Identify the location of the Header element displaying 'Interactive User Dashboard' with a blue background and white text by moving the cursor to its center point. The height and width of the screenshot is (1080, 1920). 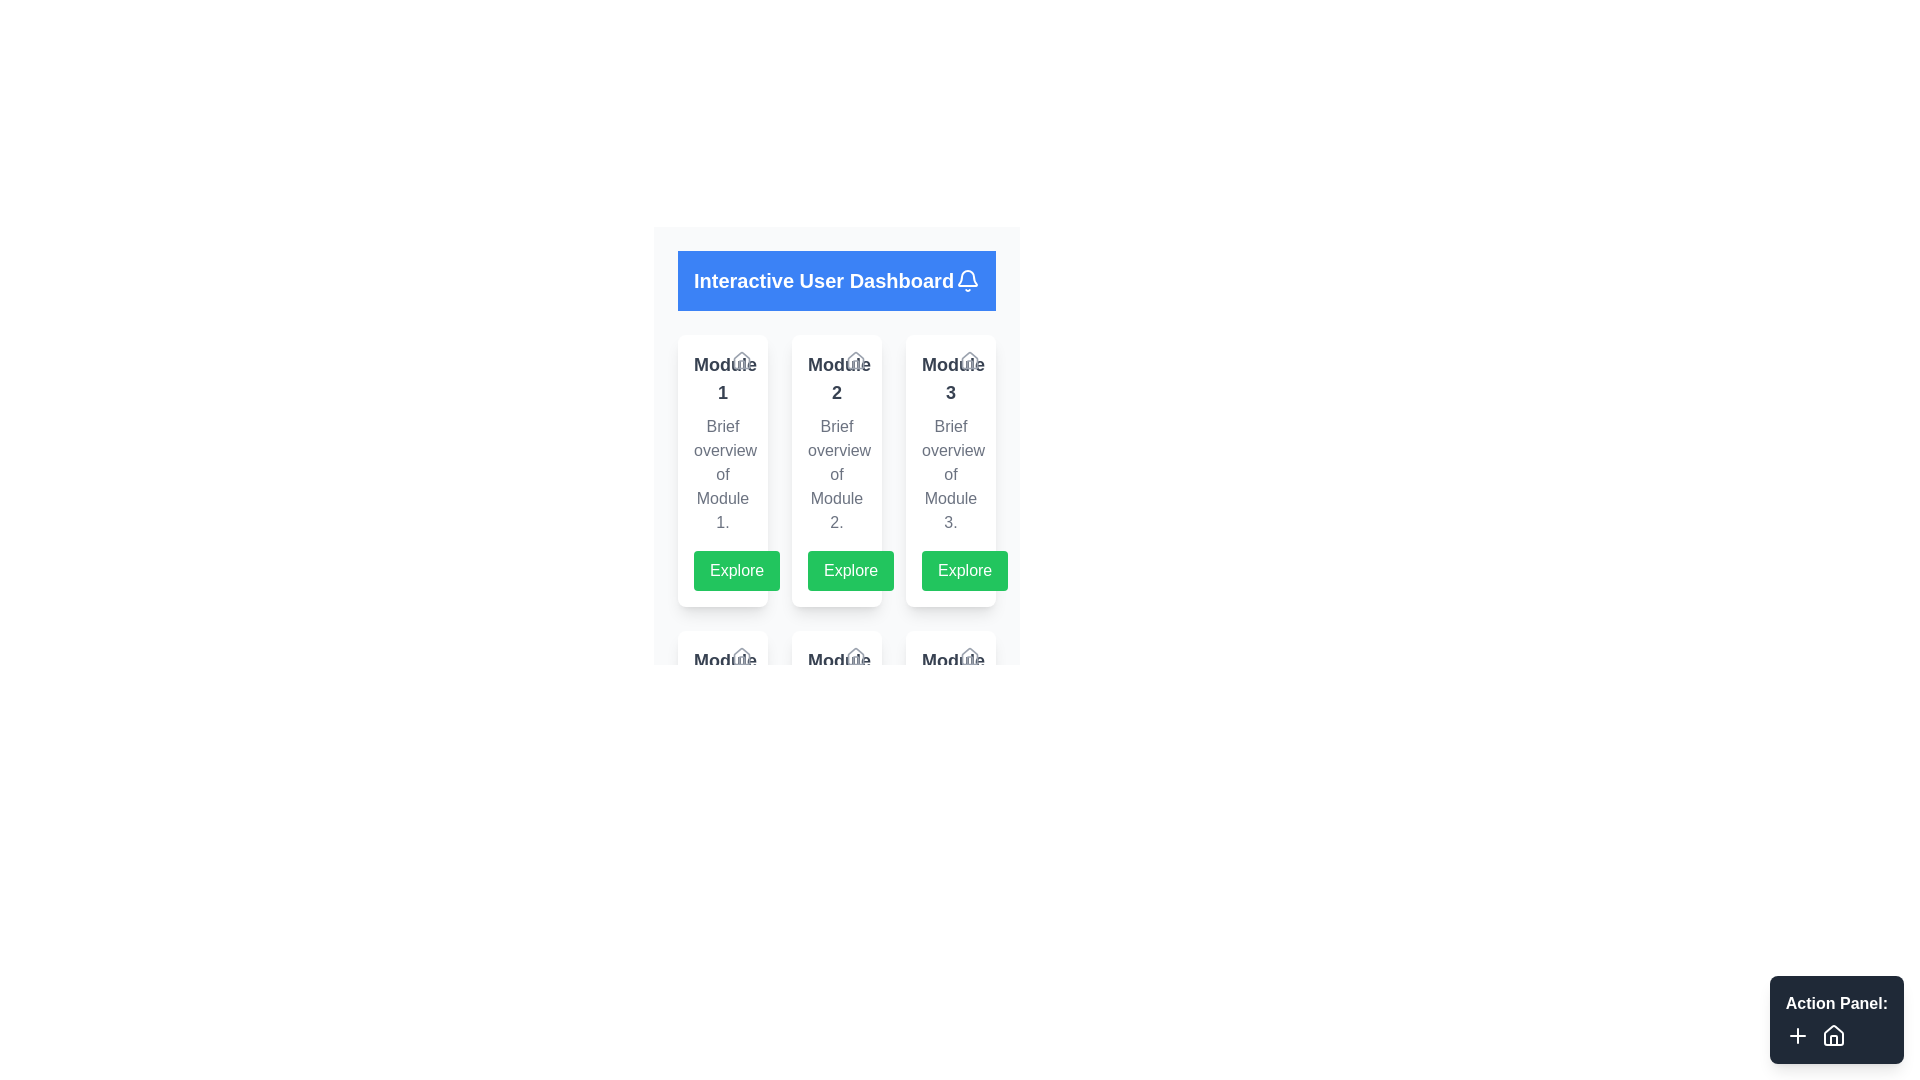
(836, 281).